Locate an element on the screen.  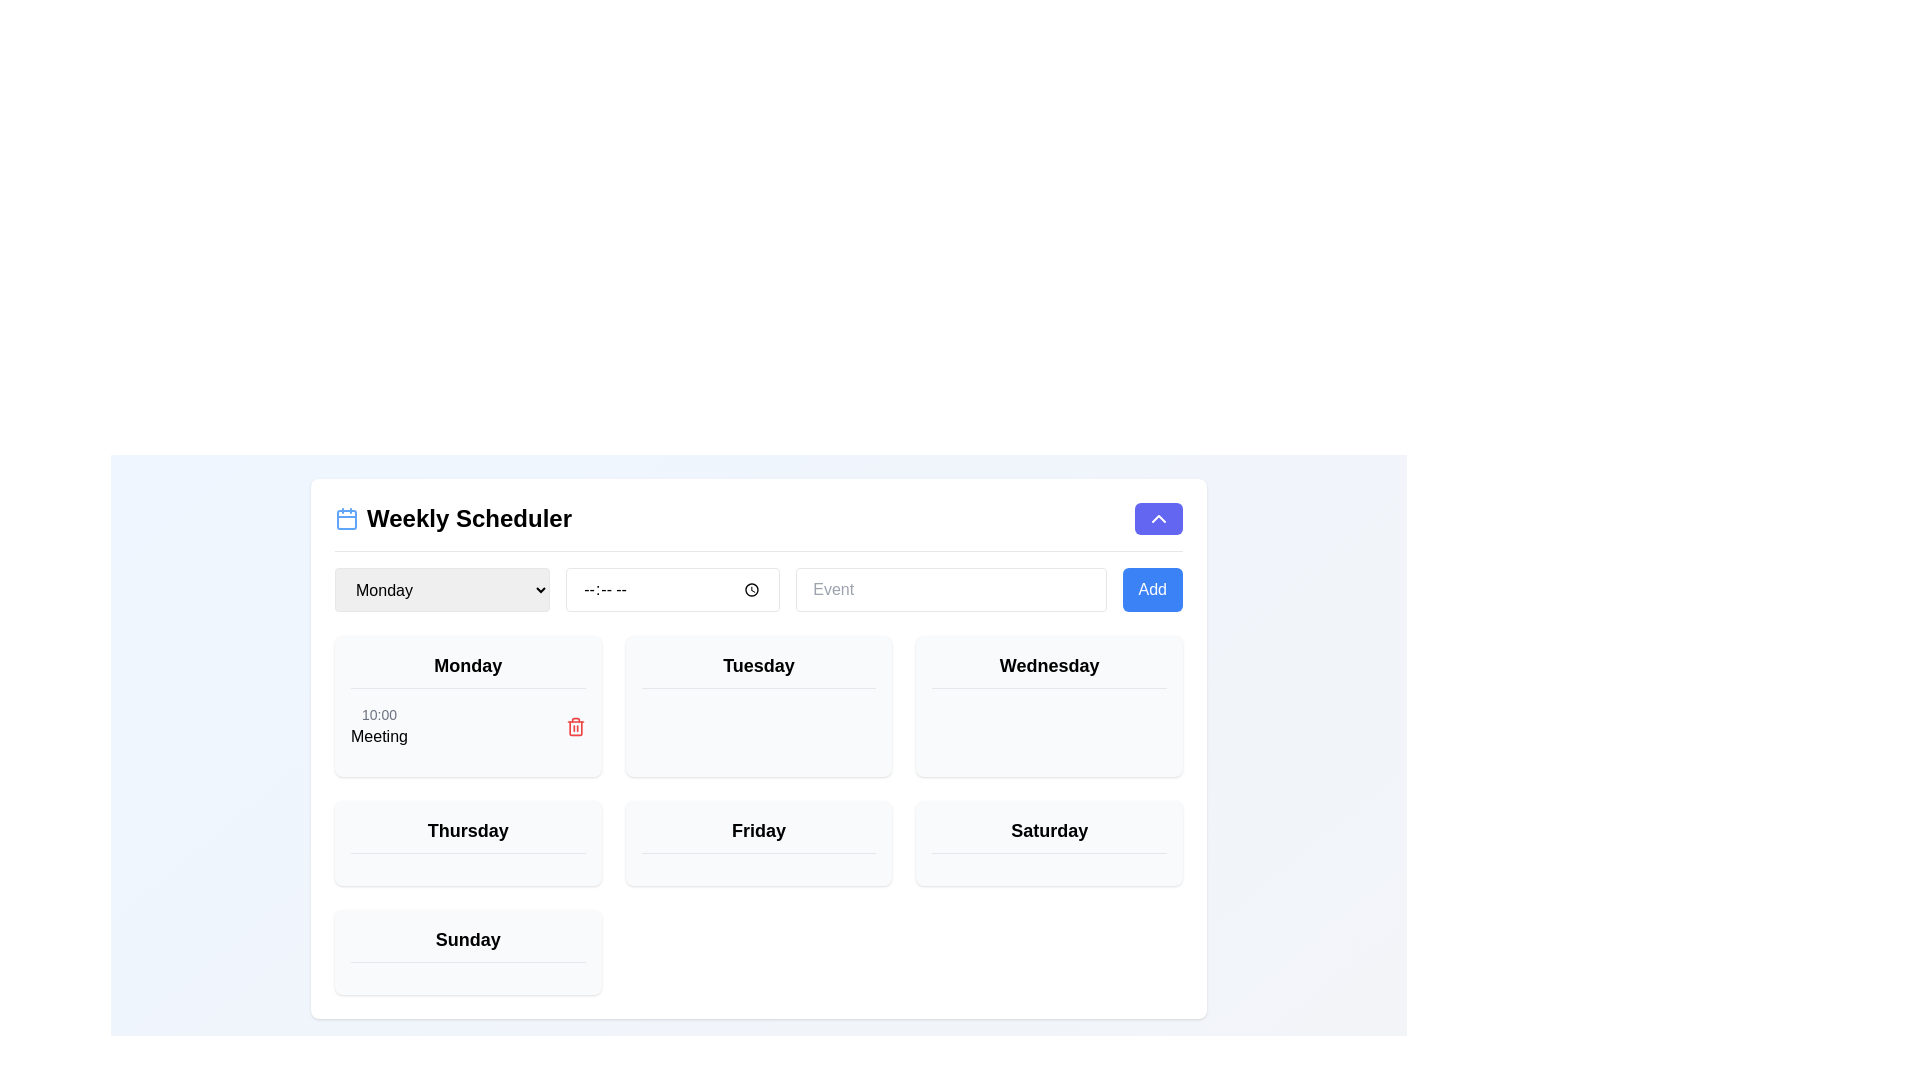
the Text label indicating the day of the week is located at coordinates (757, 670).